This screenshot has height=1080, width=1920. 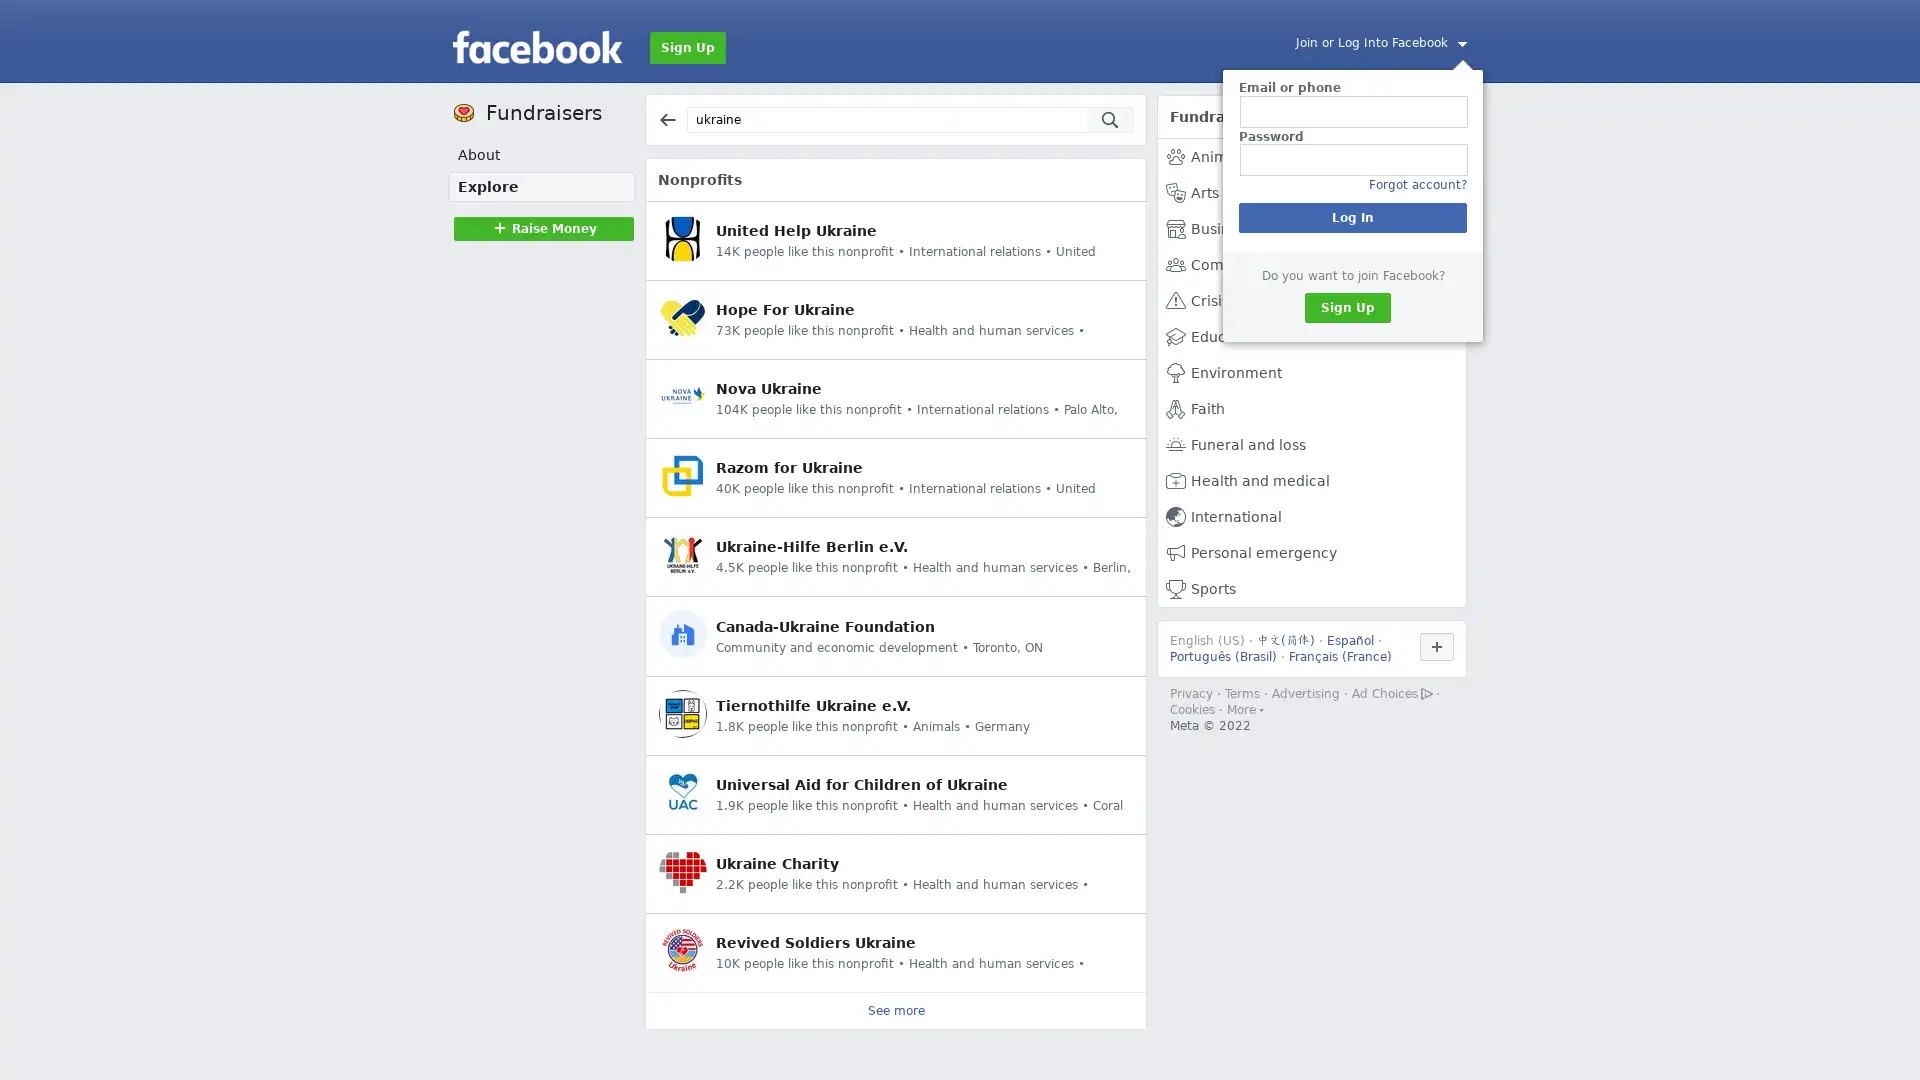 I want to click on (), so click(x=1286, y=640).